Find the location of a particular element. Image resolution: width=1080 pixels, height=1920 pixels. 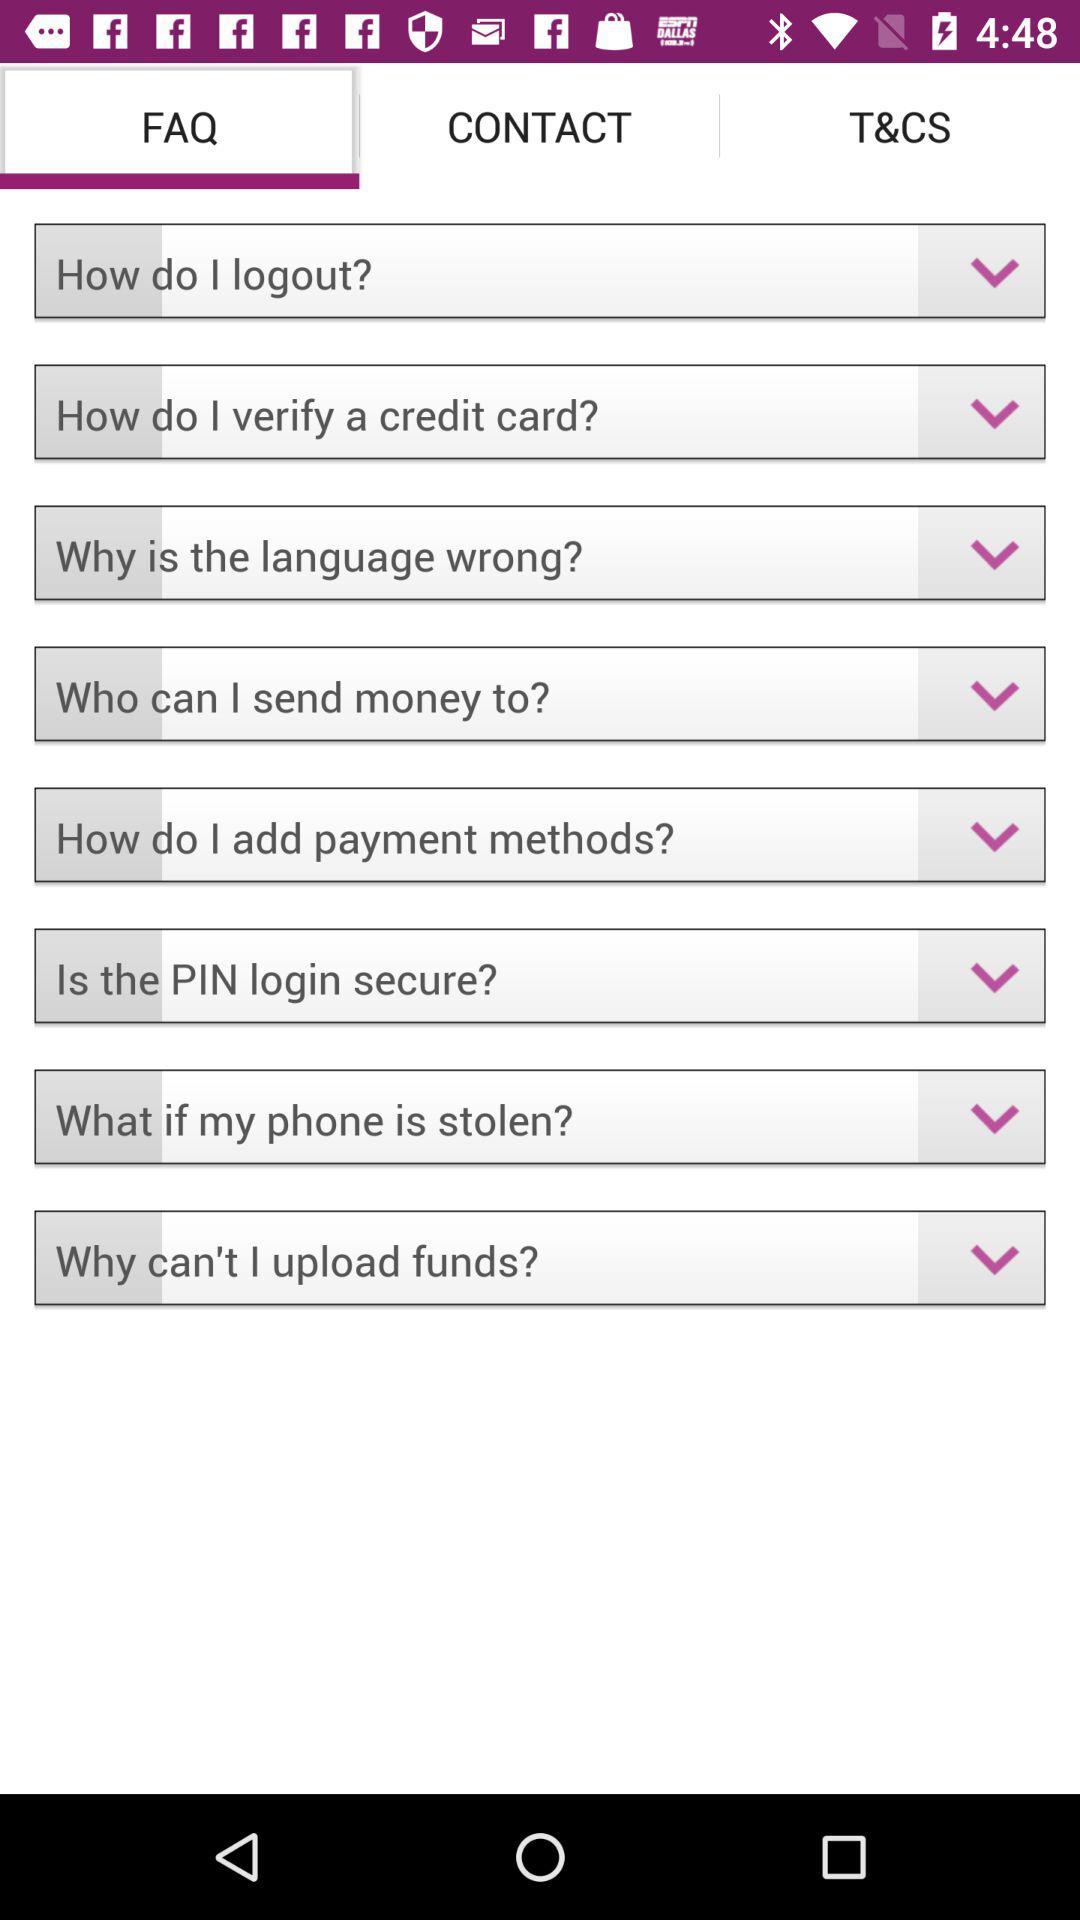

contact is located at coordinates (538, 124).